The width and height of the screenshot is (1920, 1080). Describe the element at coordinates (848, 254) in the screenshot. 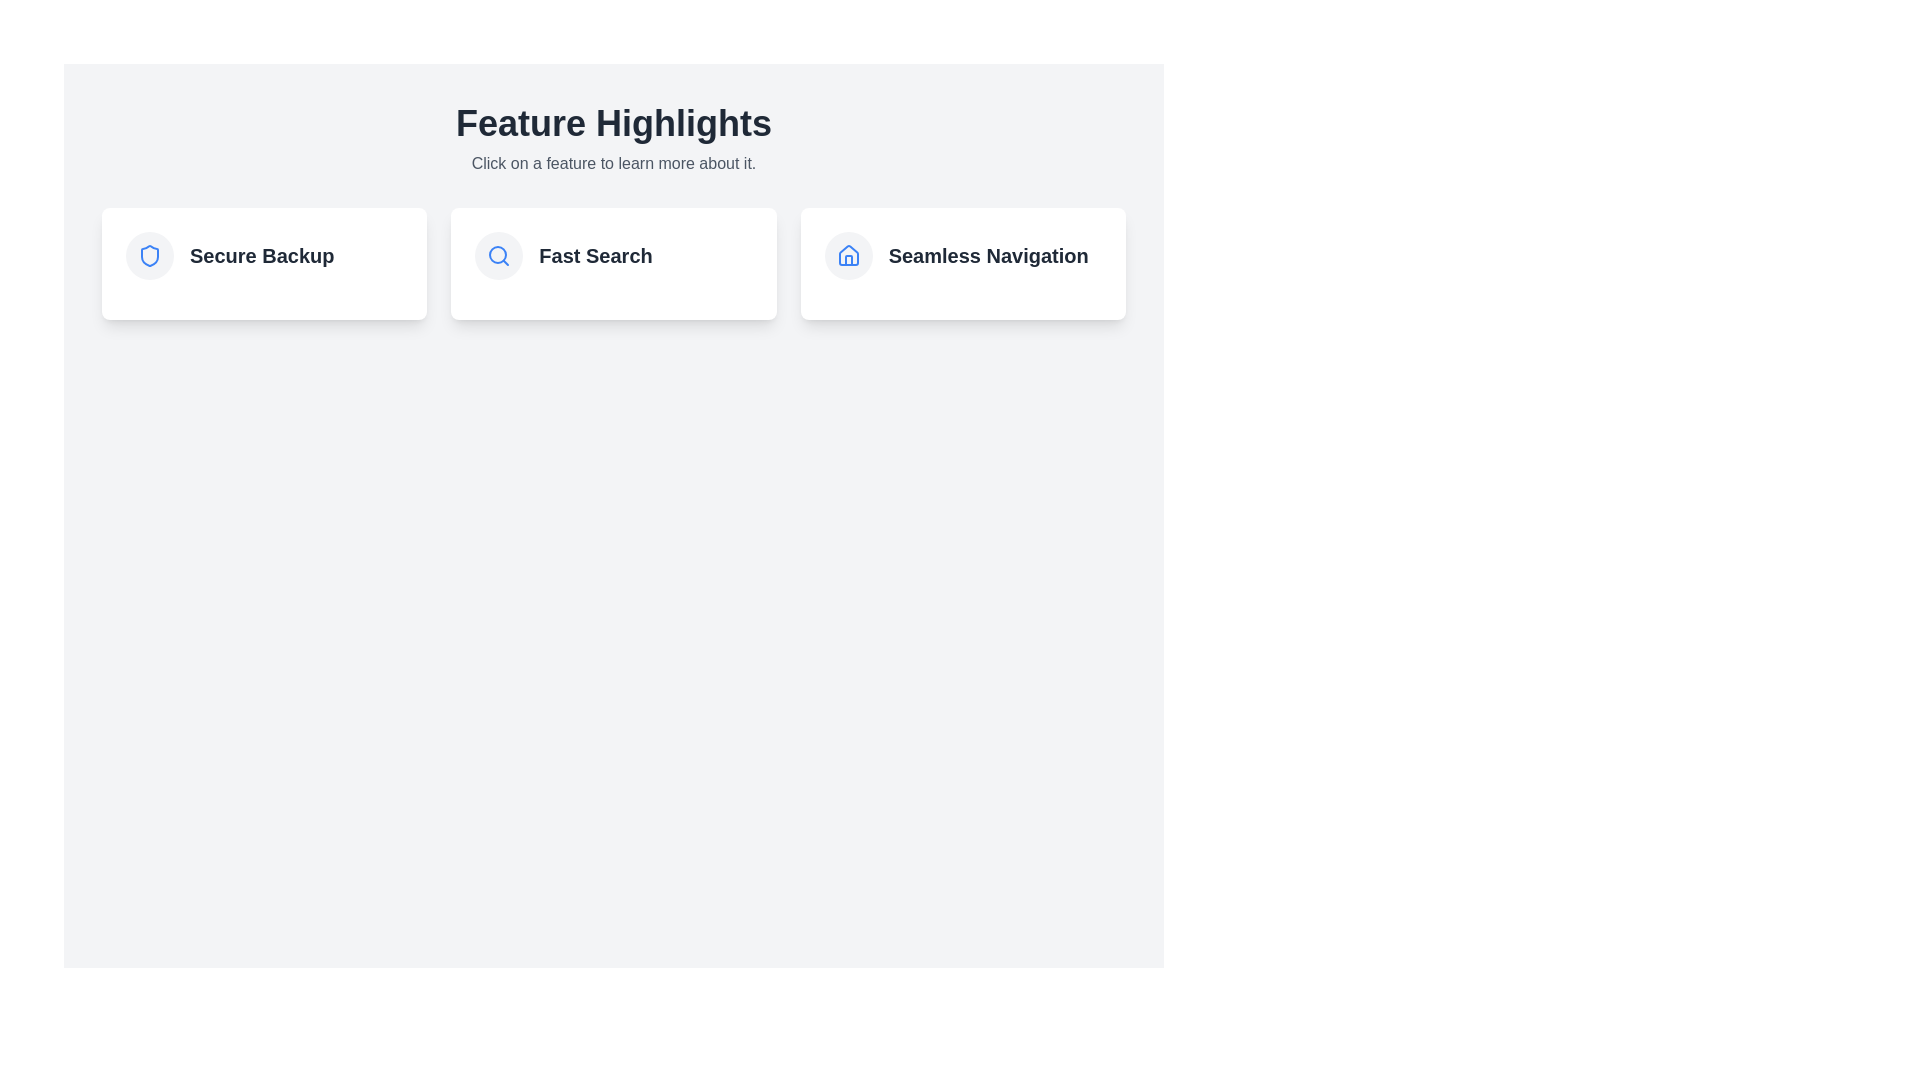

I see `the house vector icon located at the center of the third button from the left in the 'Feature Highlights' section` at that location.